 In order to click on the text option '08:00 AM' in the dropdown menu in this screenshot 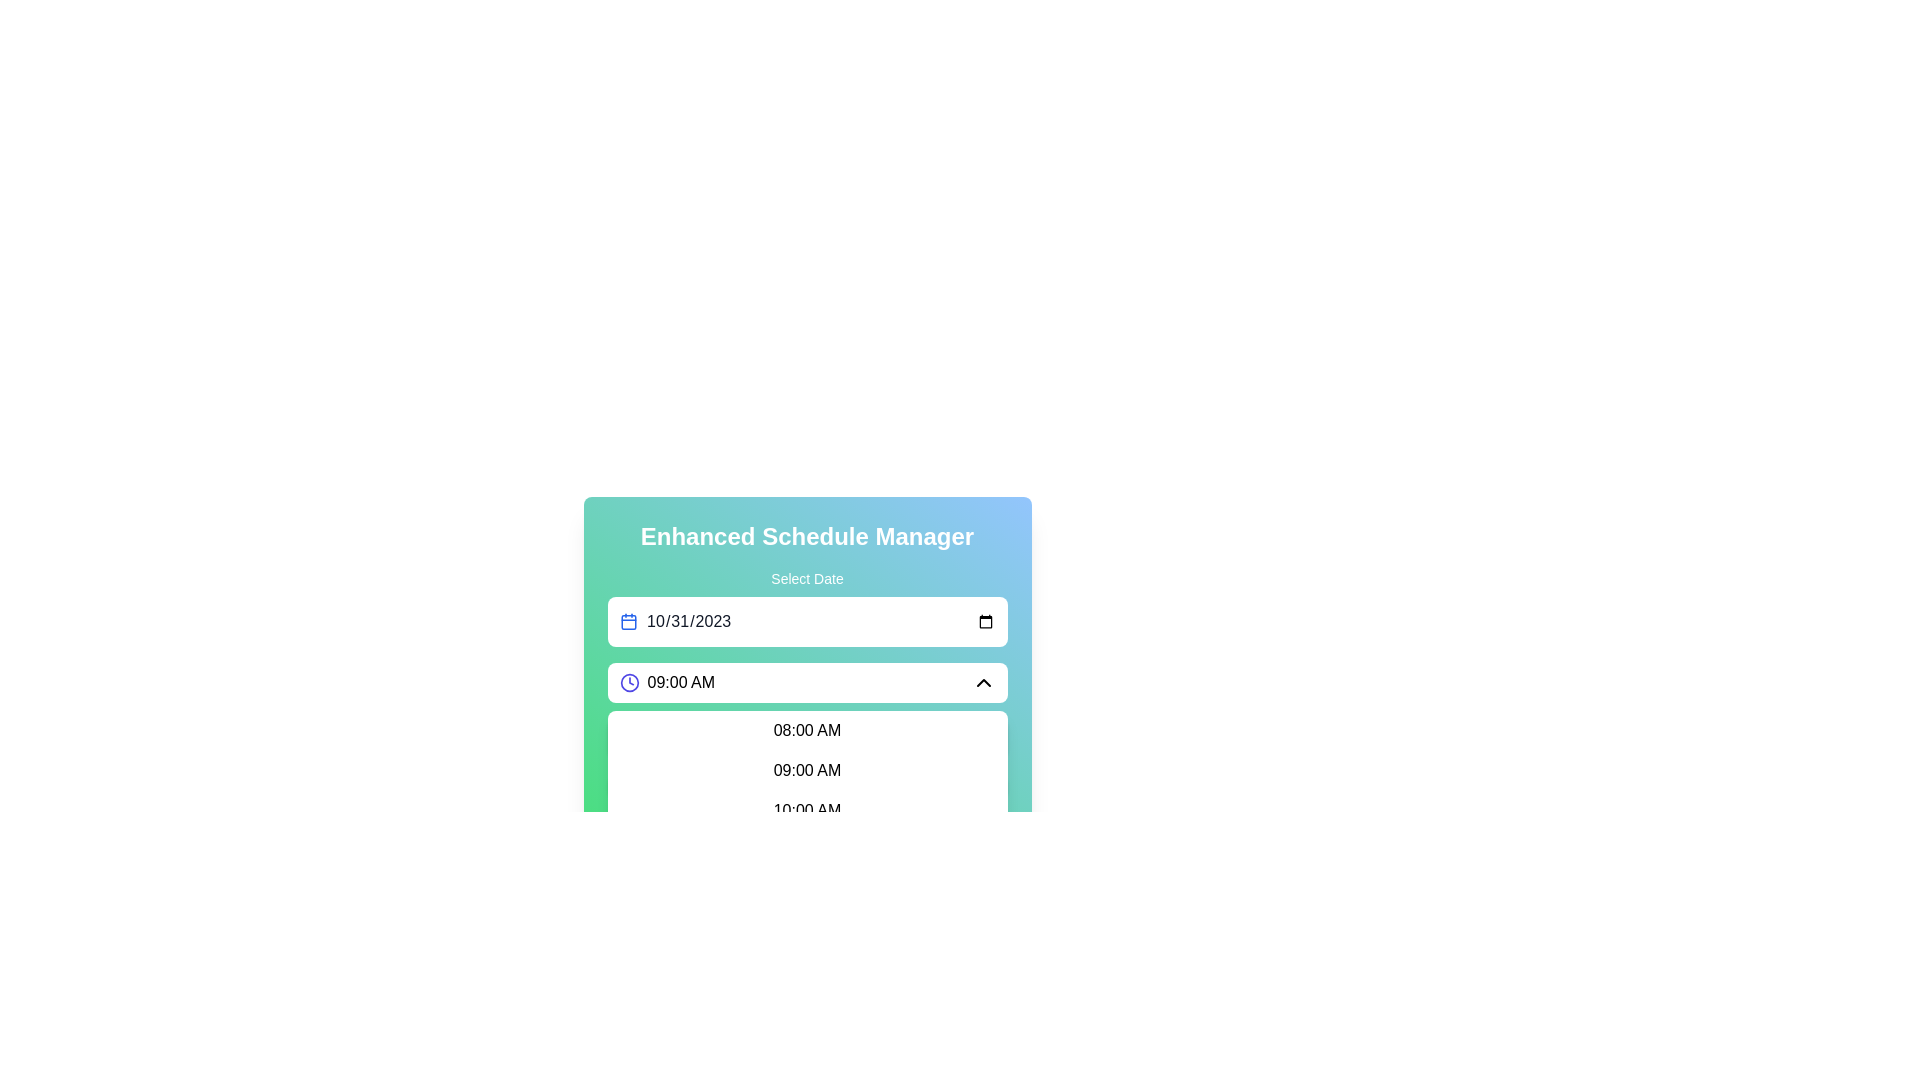, I will do `click(807, 731)`.